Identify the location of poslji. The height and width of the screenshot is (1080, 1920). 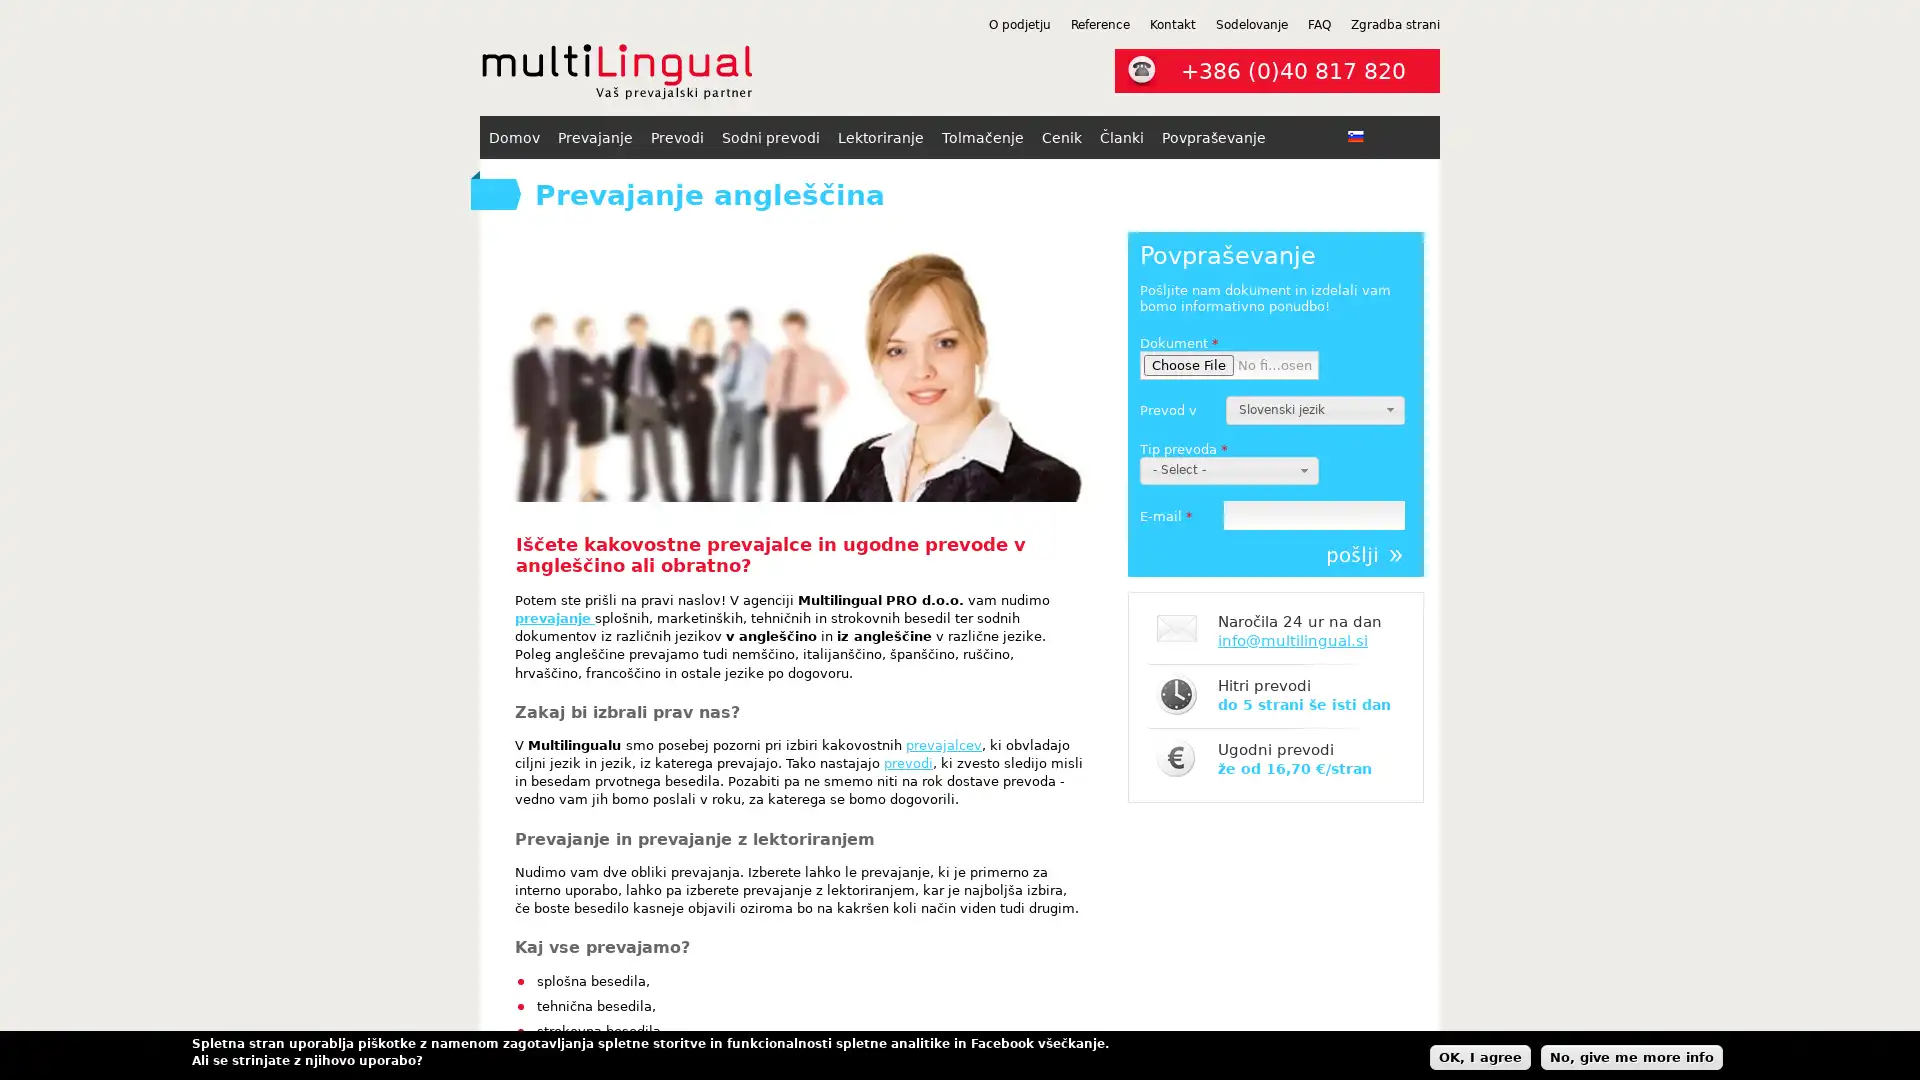
(1363, 555).